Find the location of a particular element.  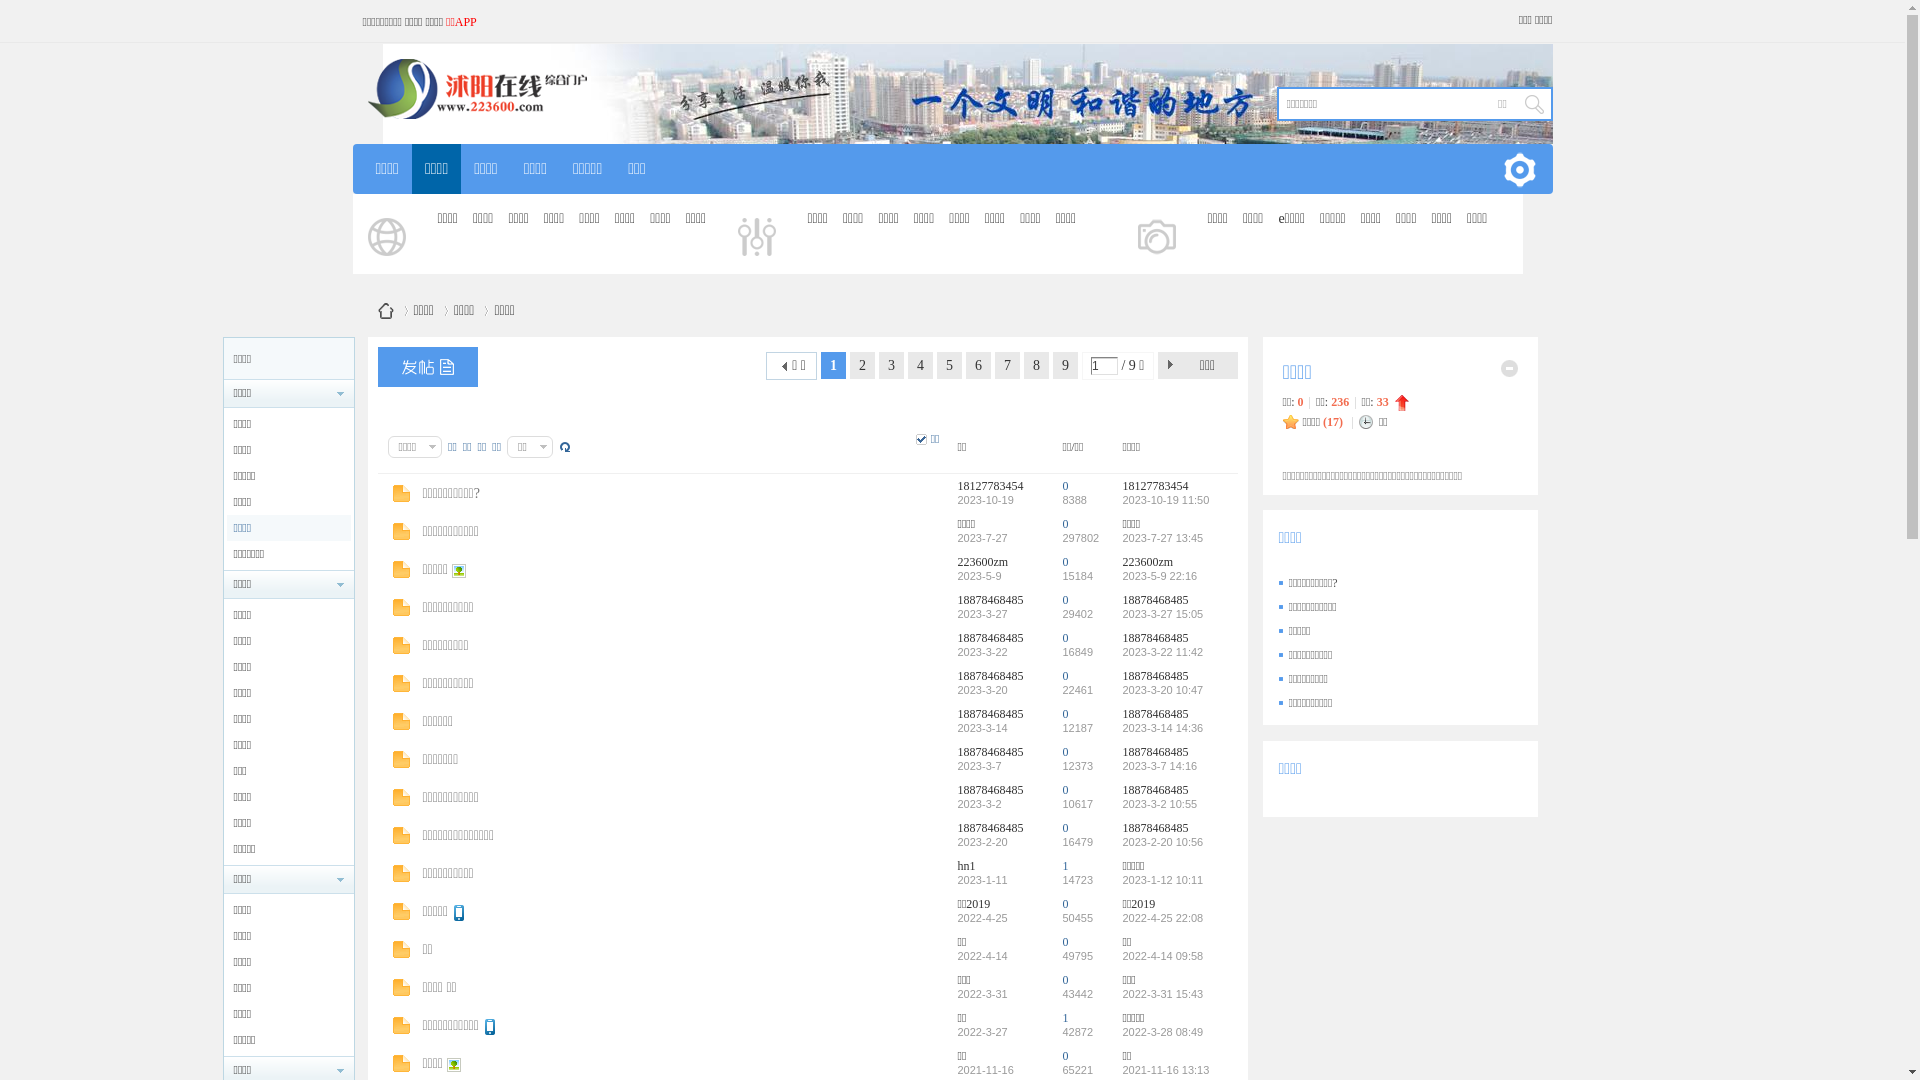

'2022-3-28 08:49' is located at coordinates (1122, 1032).